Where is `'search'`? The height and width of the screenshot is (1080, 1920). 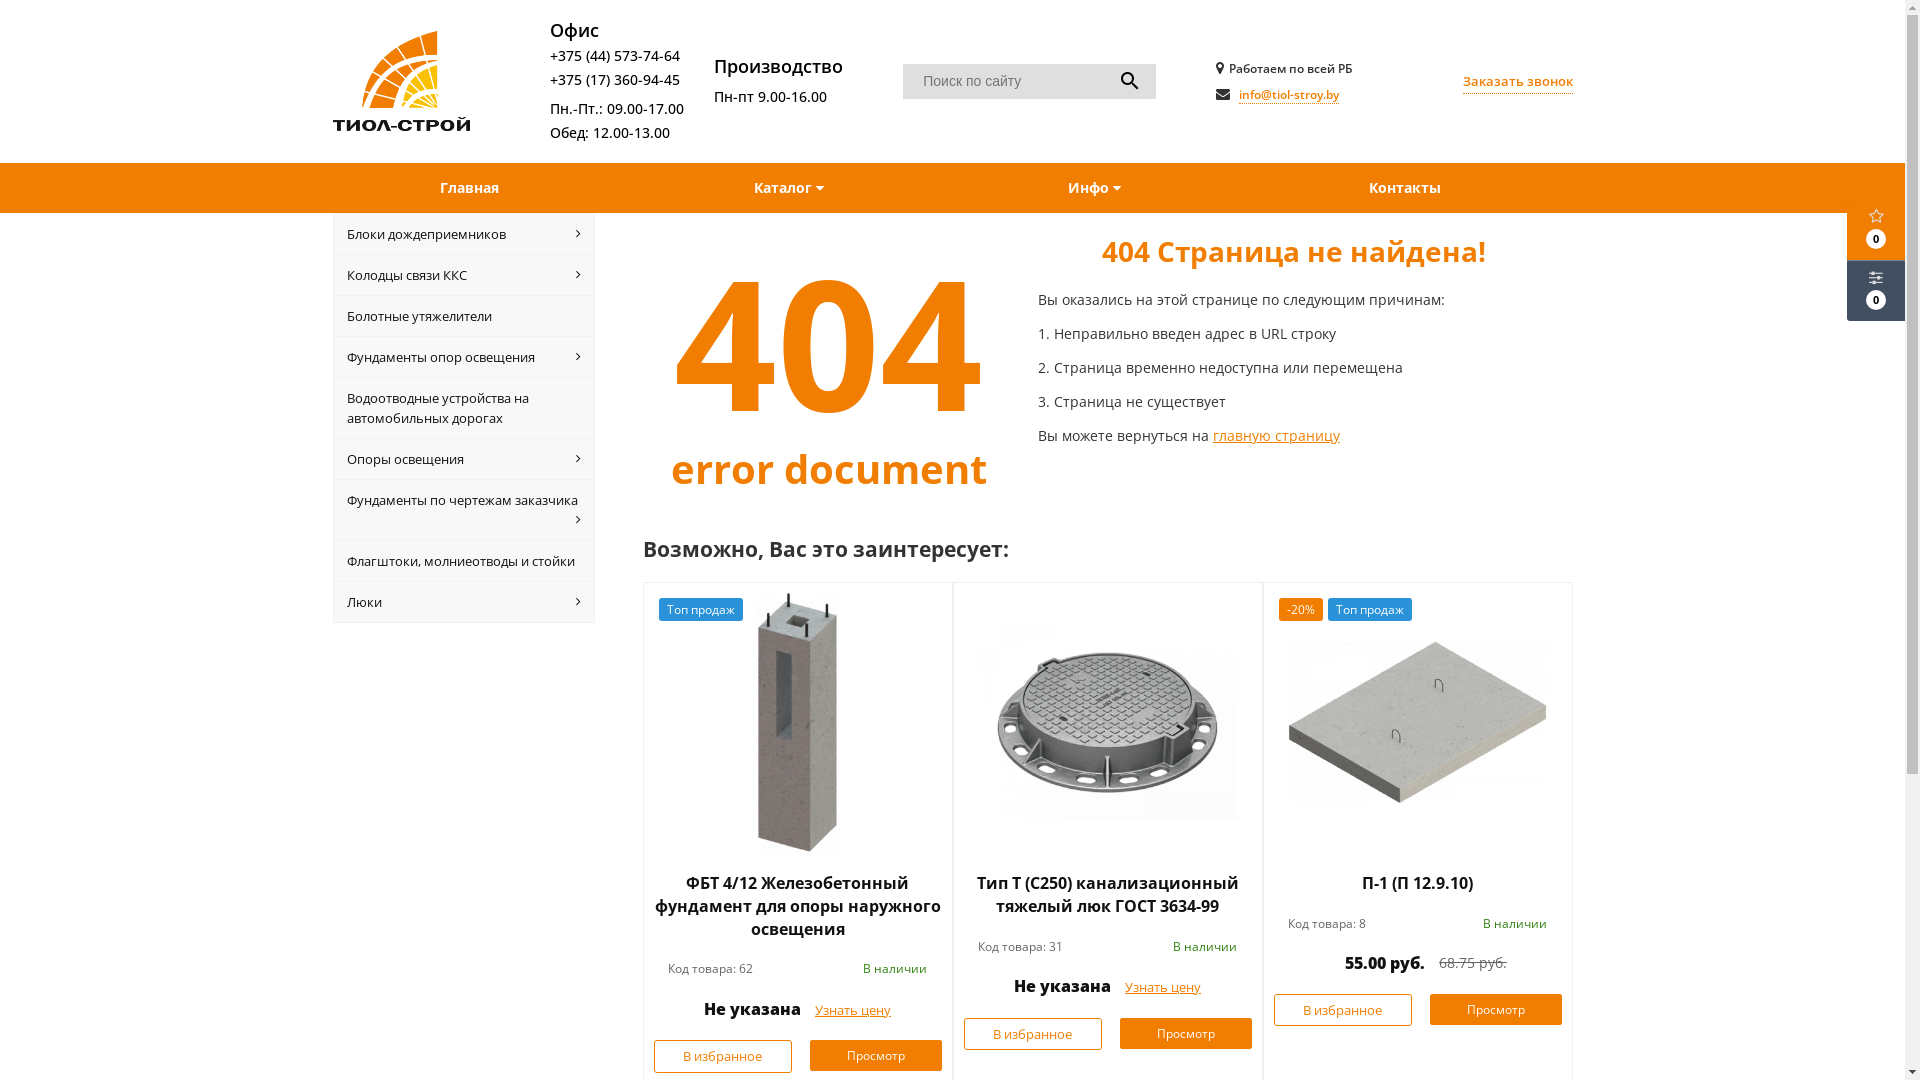 'search' is located at coordinates (1129, 80).